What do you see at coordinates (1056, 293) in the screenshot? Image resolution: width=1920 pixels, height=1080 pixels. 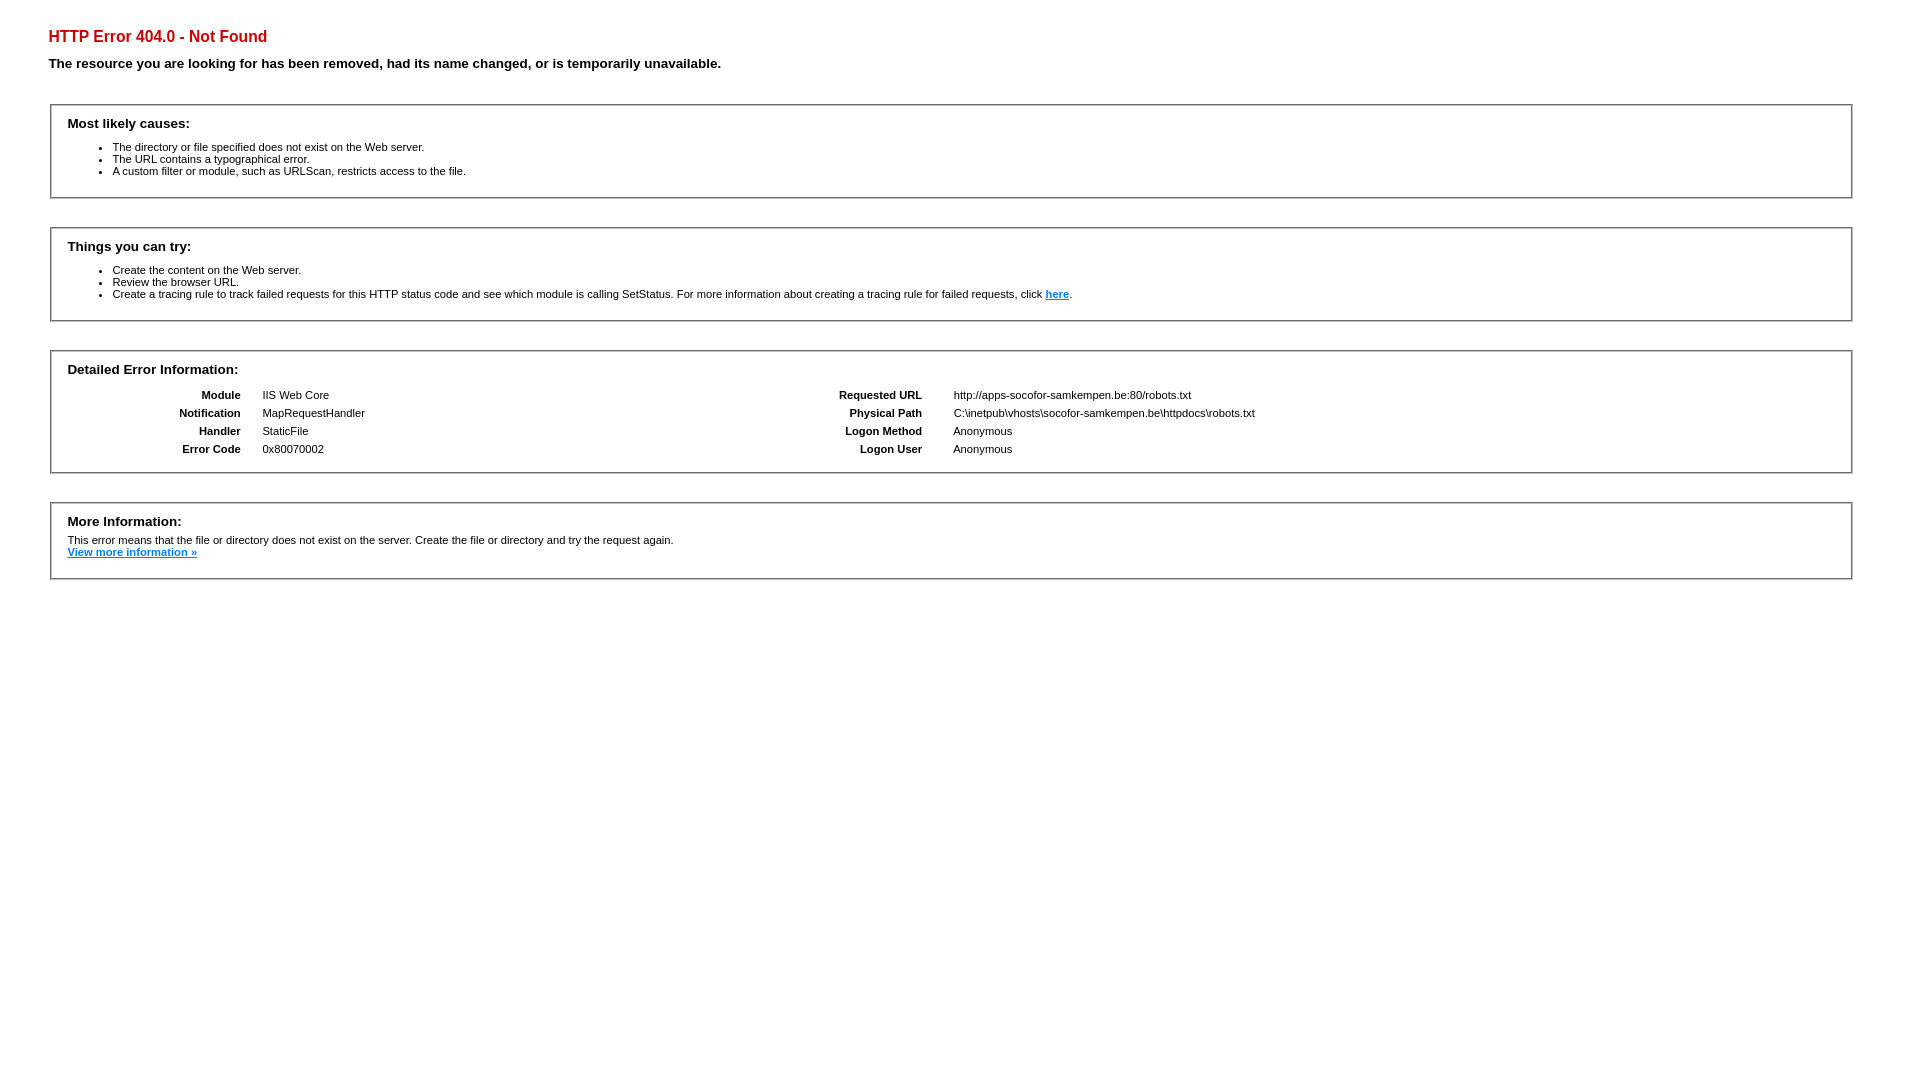 I see `'here'` at bounding box center [1056, 293].